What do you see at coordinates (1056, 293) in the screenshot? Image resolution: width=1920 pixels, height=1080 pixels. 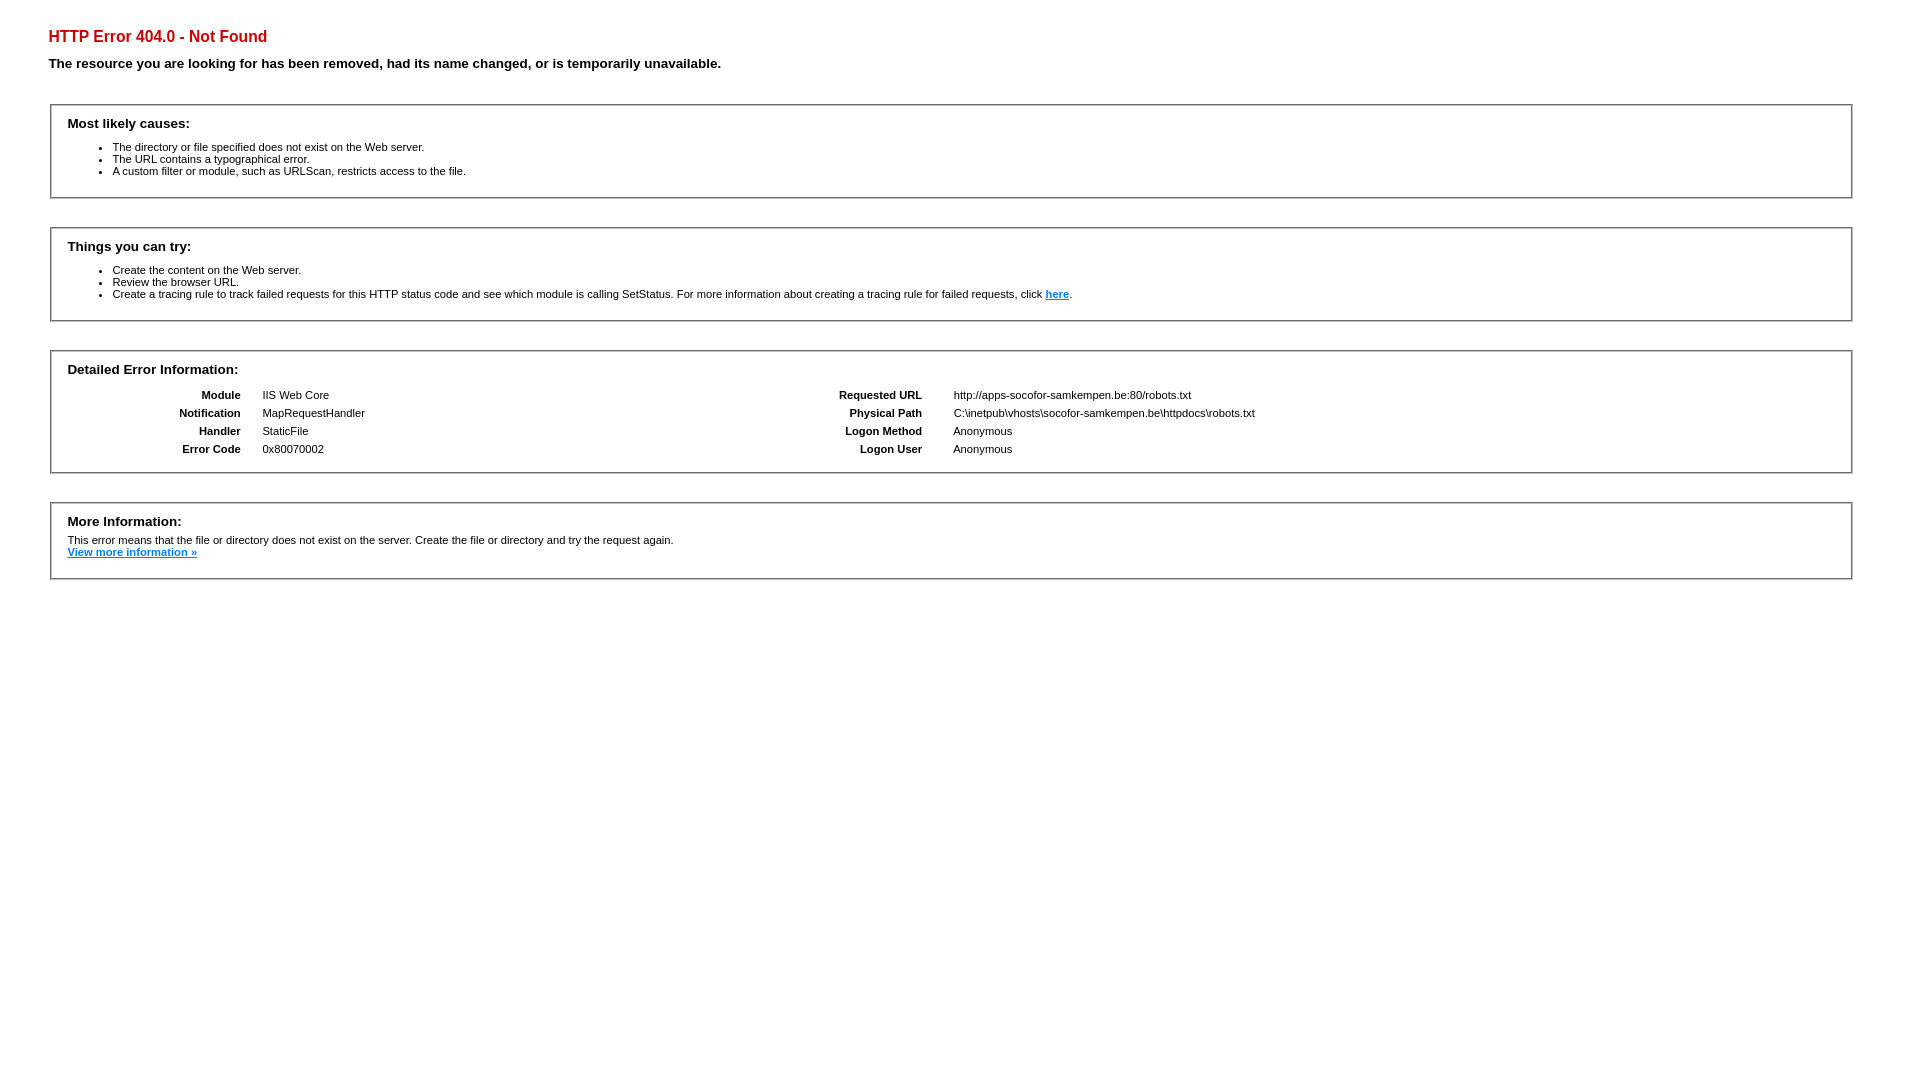 I see `'here'` at bounding box center [1056, 293].